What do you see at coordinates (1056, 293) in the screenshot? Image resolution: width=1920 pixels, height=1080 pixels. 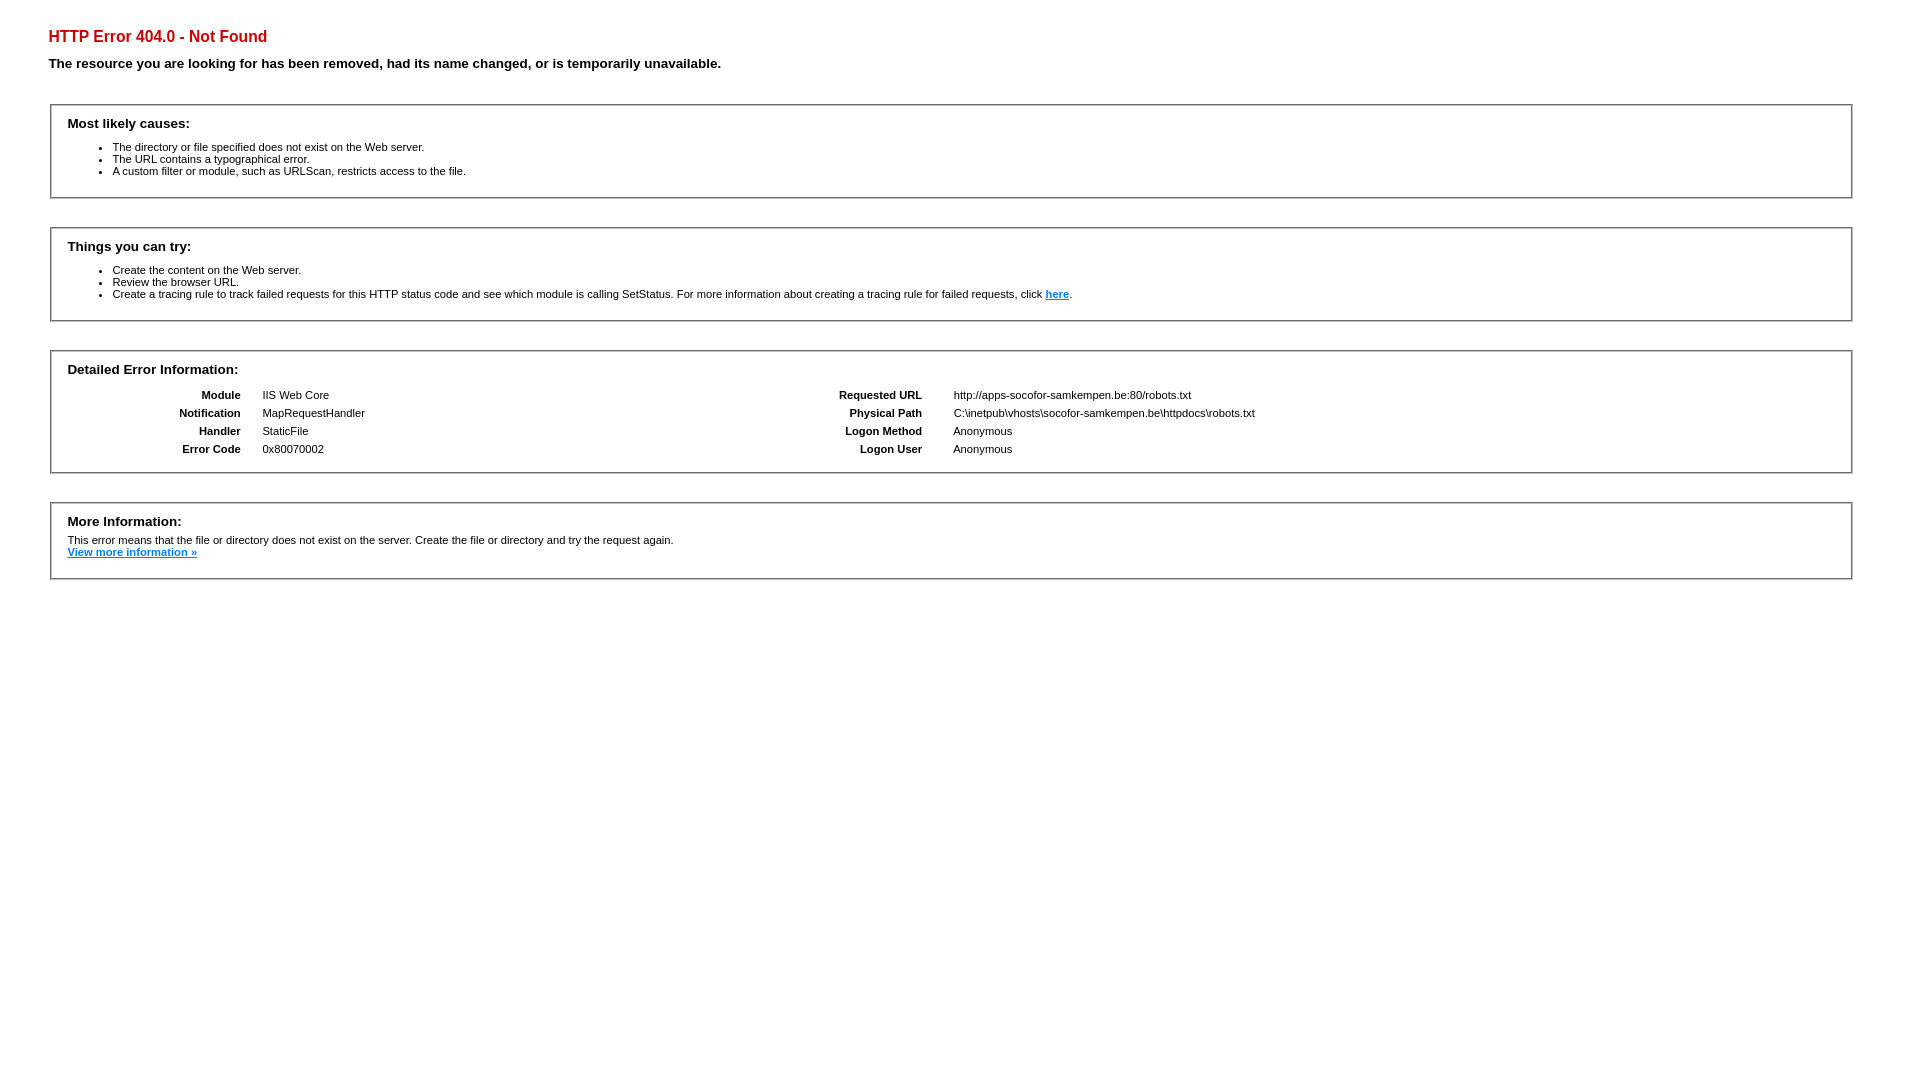 I see `'here'` at bounding box center [1056, 293].